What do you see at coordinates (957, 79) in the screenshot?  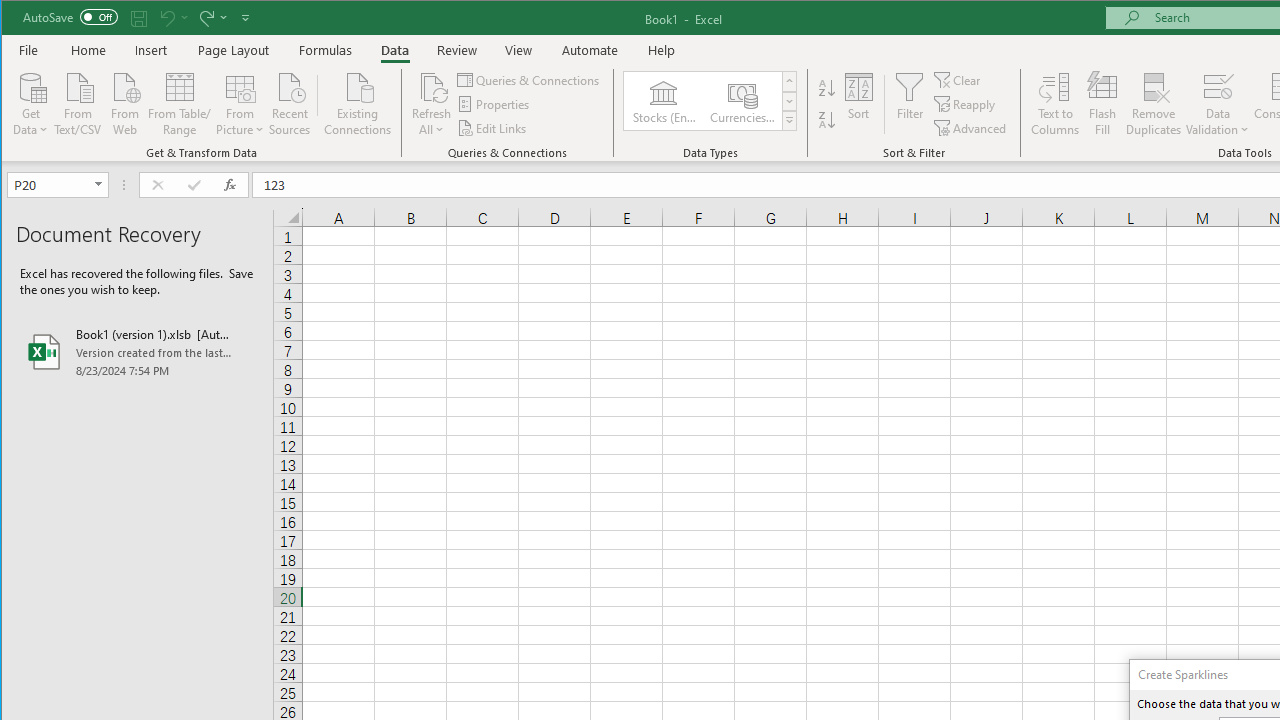 I see `'Clear'` at bounding box center [957, 79].